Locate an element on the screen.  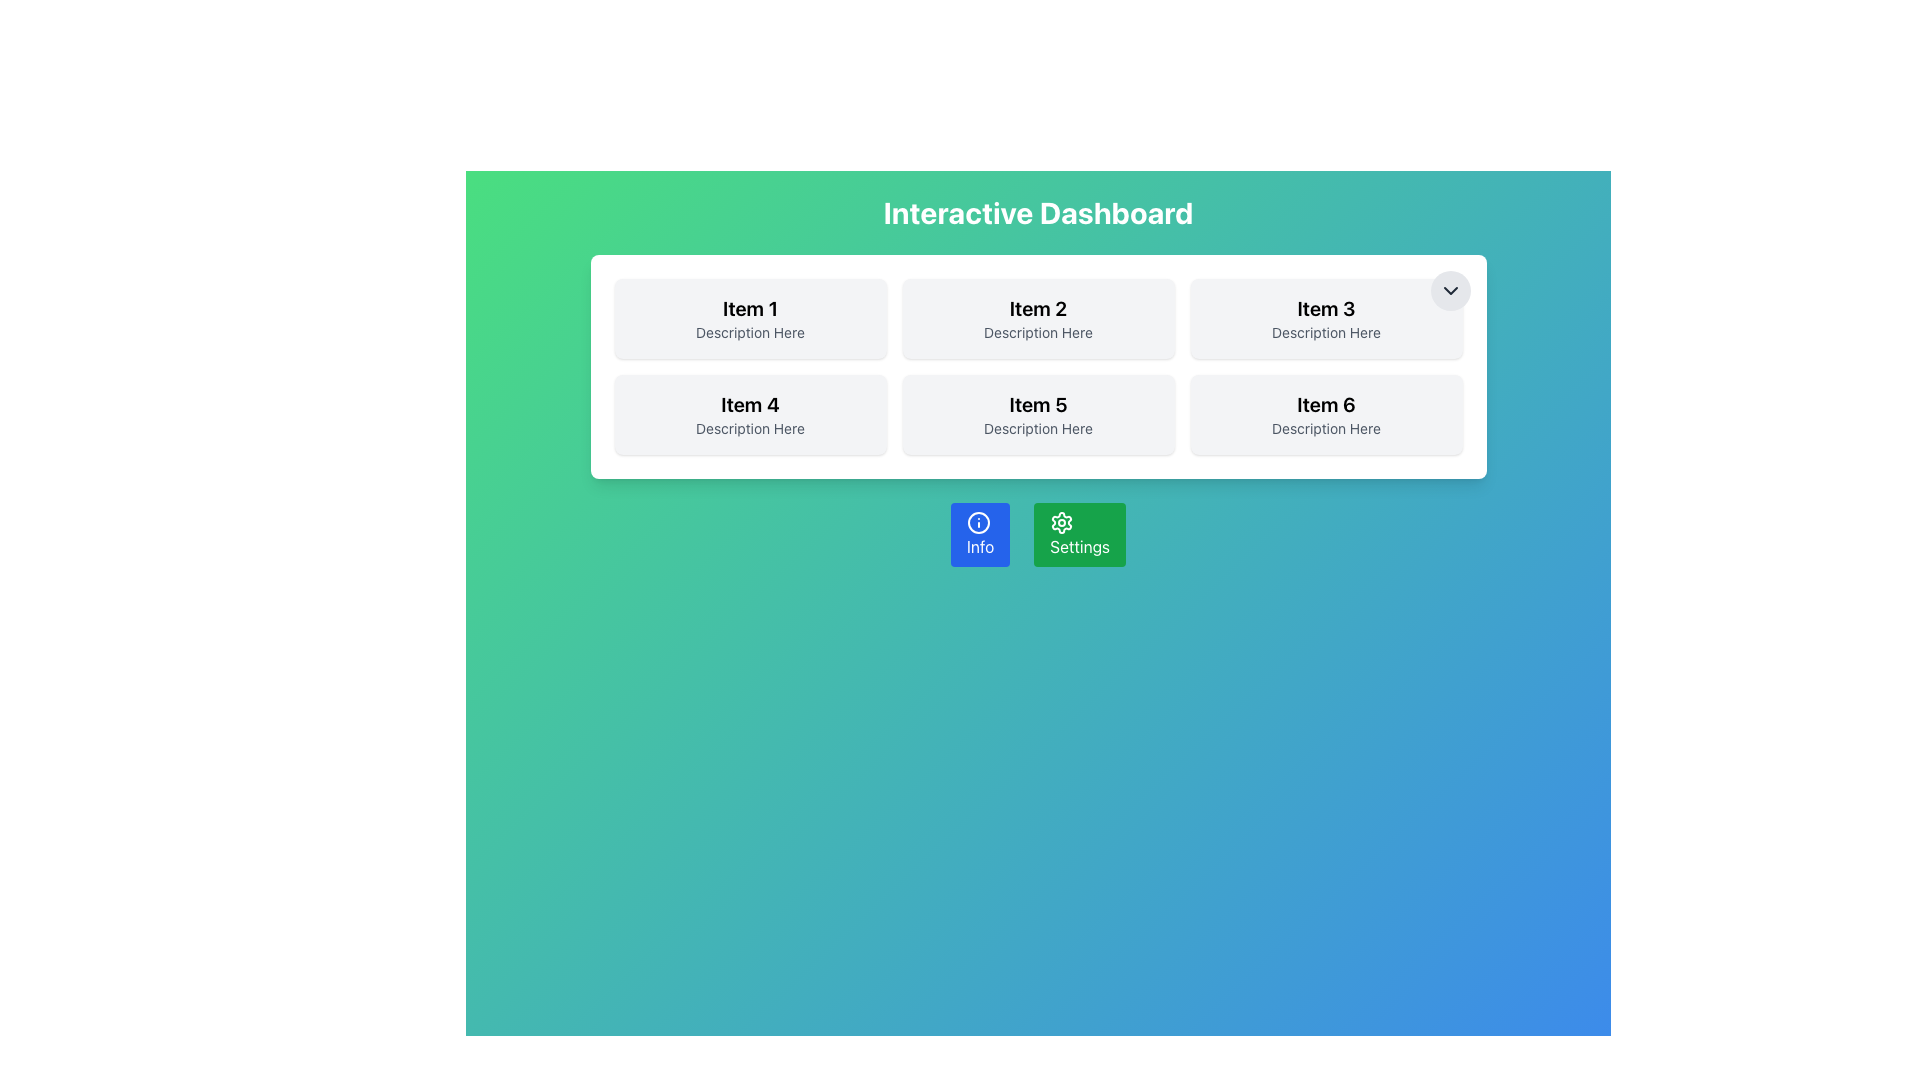
text label that serves as the title or header for the associated card located in the bottom-right corner of the grid within the dashboard, positioned directly above the description text 'Description Here' is located at coordinates (1326, 405).